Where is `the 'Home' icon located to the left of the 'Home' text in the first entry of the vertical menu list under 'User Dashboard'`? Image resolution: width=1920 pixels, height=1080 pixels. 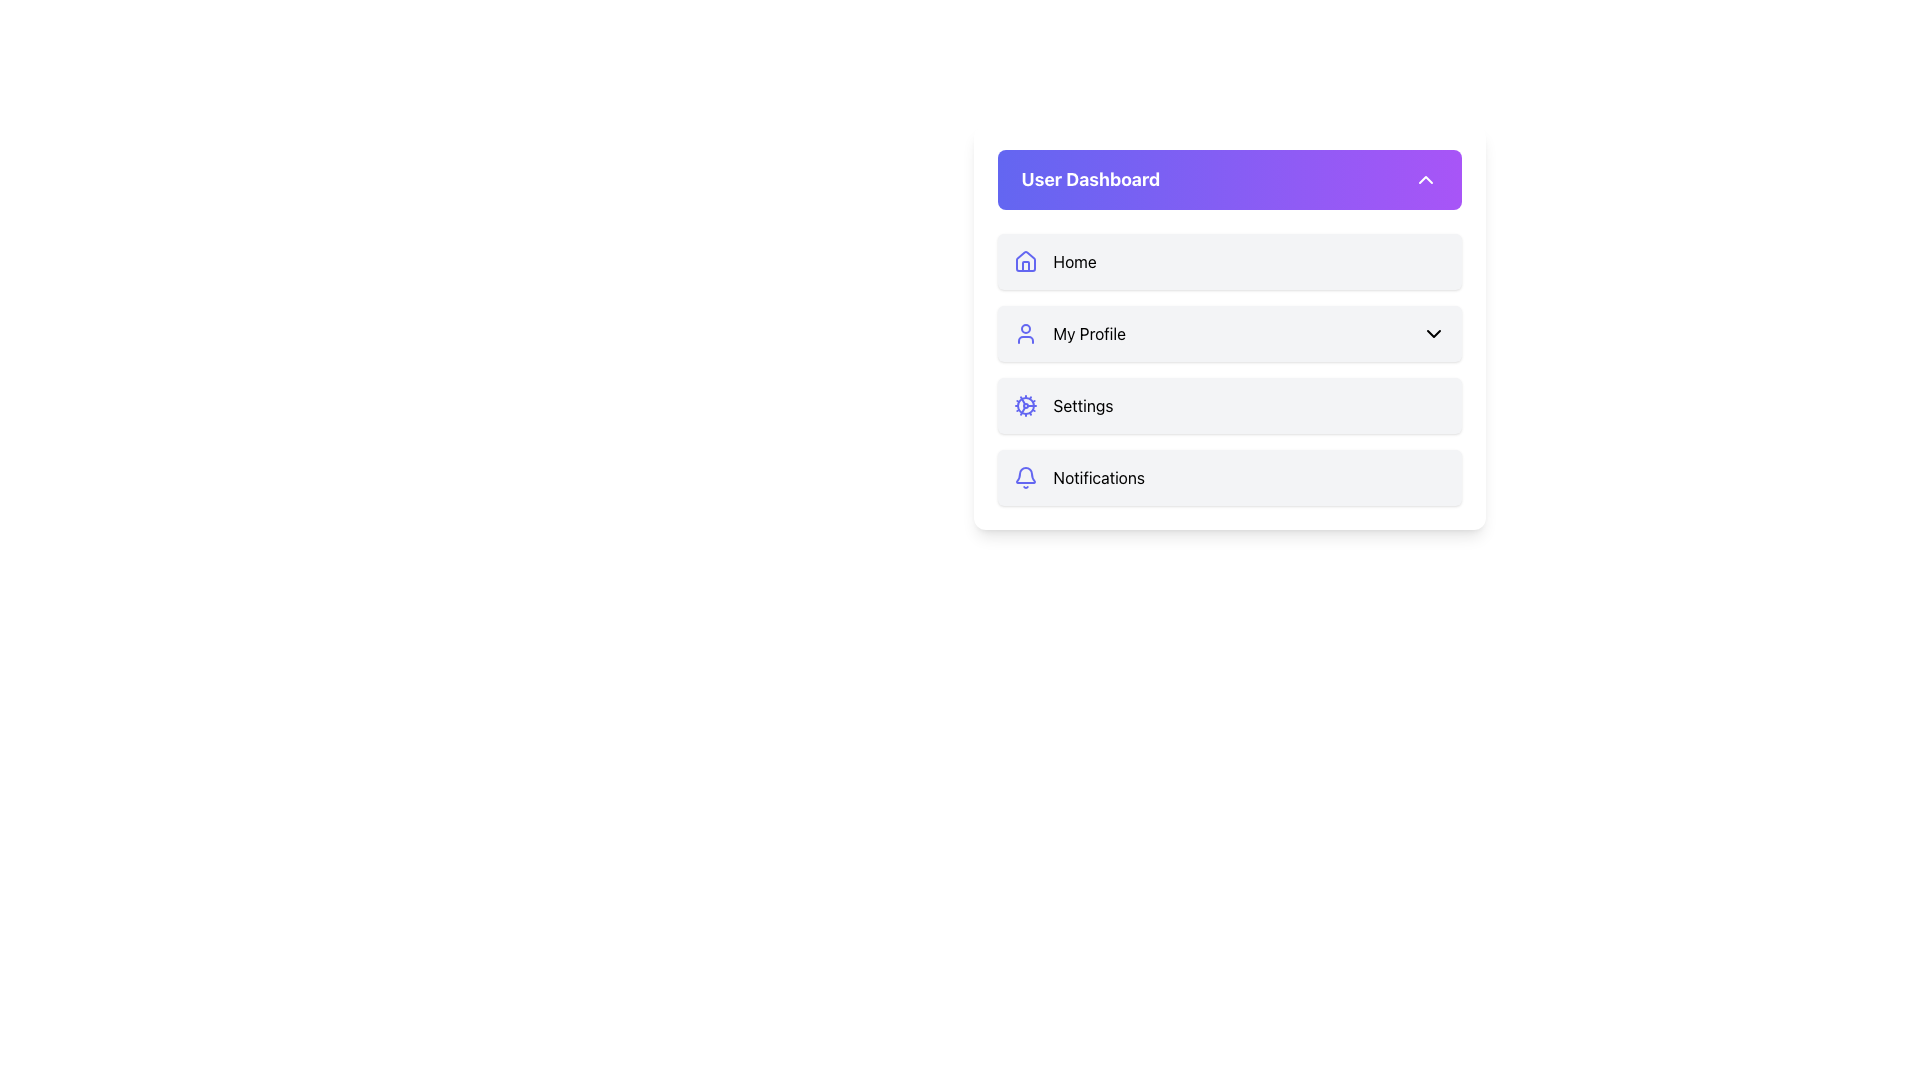
the 'Home' icon located to the left of the 'Home' text in the first entry of the vertical menu list under 'User Dashboard' is located at coordinates (1025, 261).